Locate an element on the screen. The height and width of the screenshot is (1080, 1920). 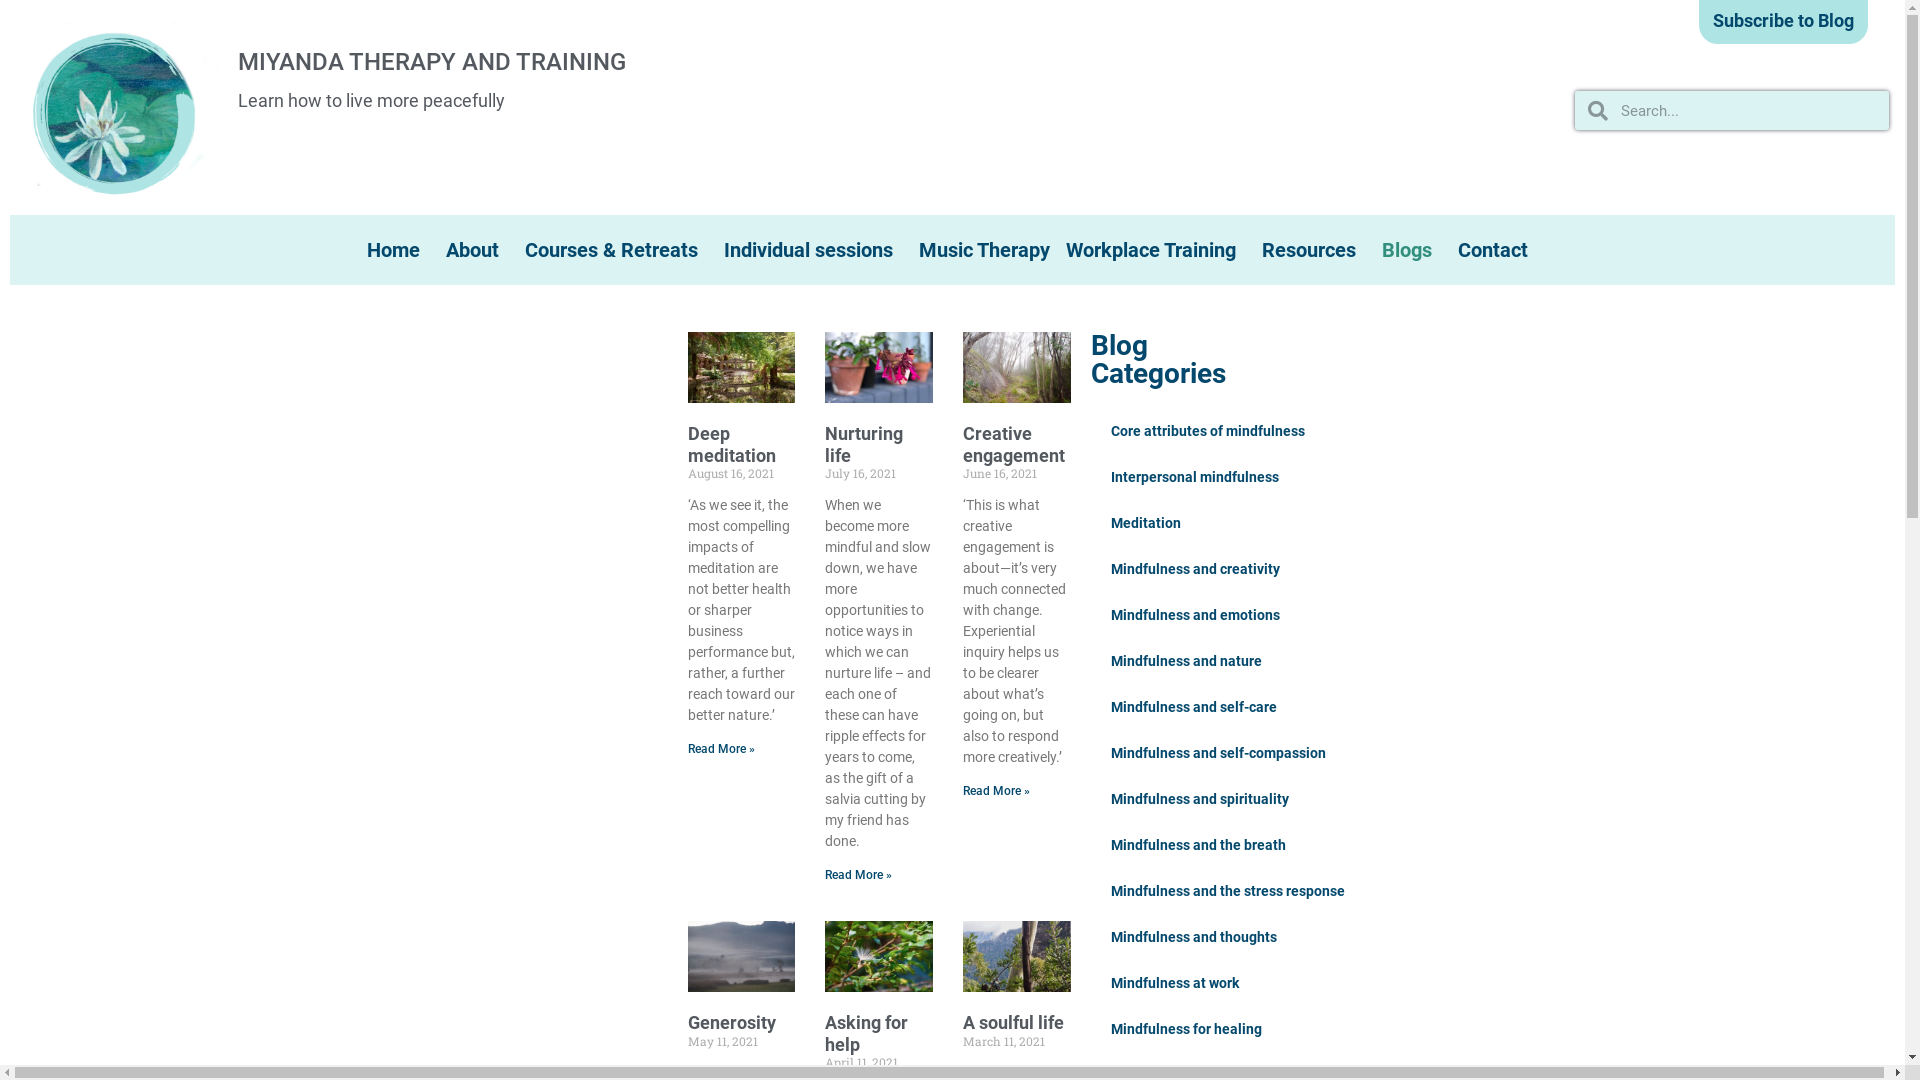
'Asking for help' is located at coordinates (866, 1033).